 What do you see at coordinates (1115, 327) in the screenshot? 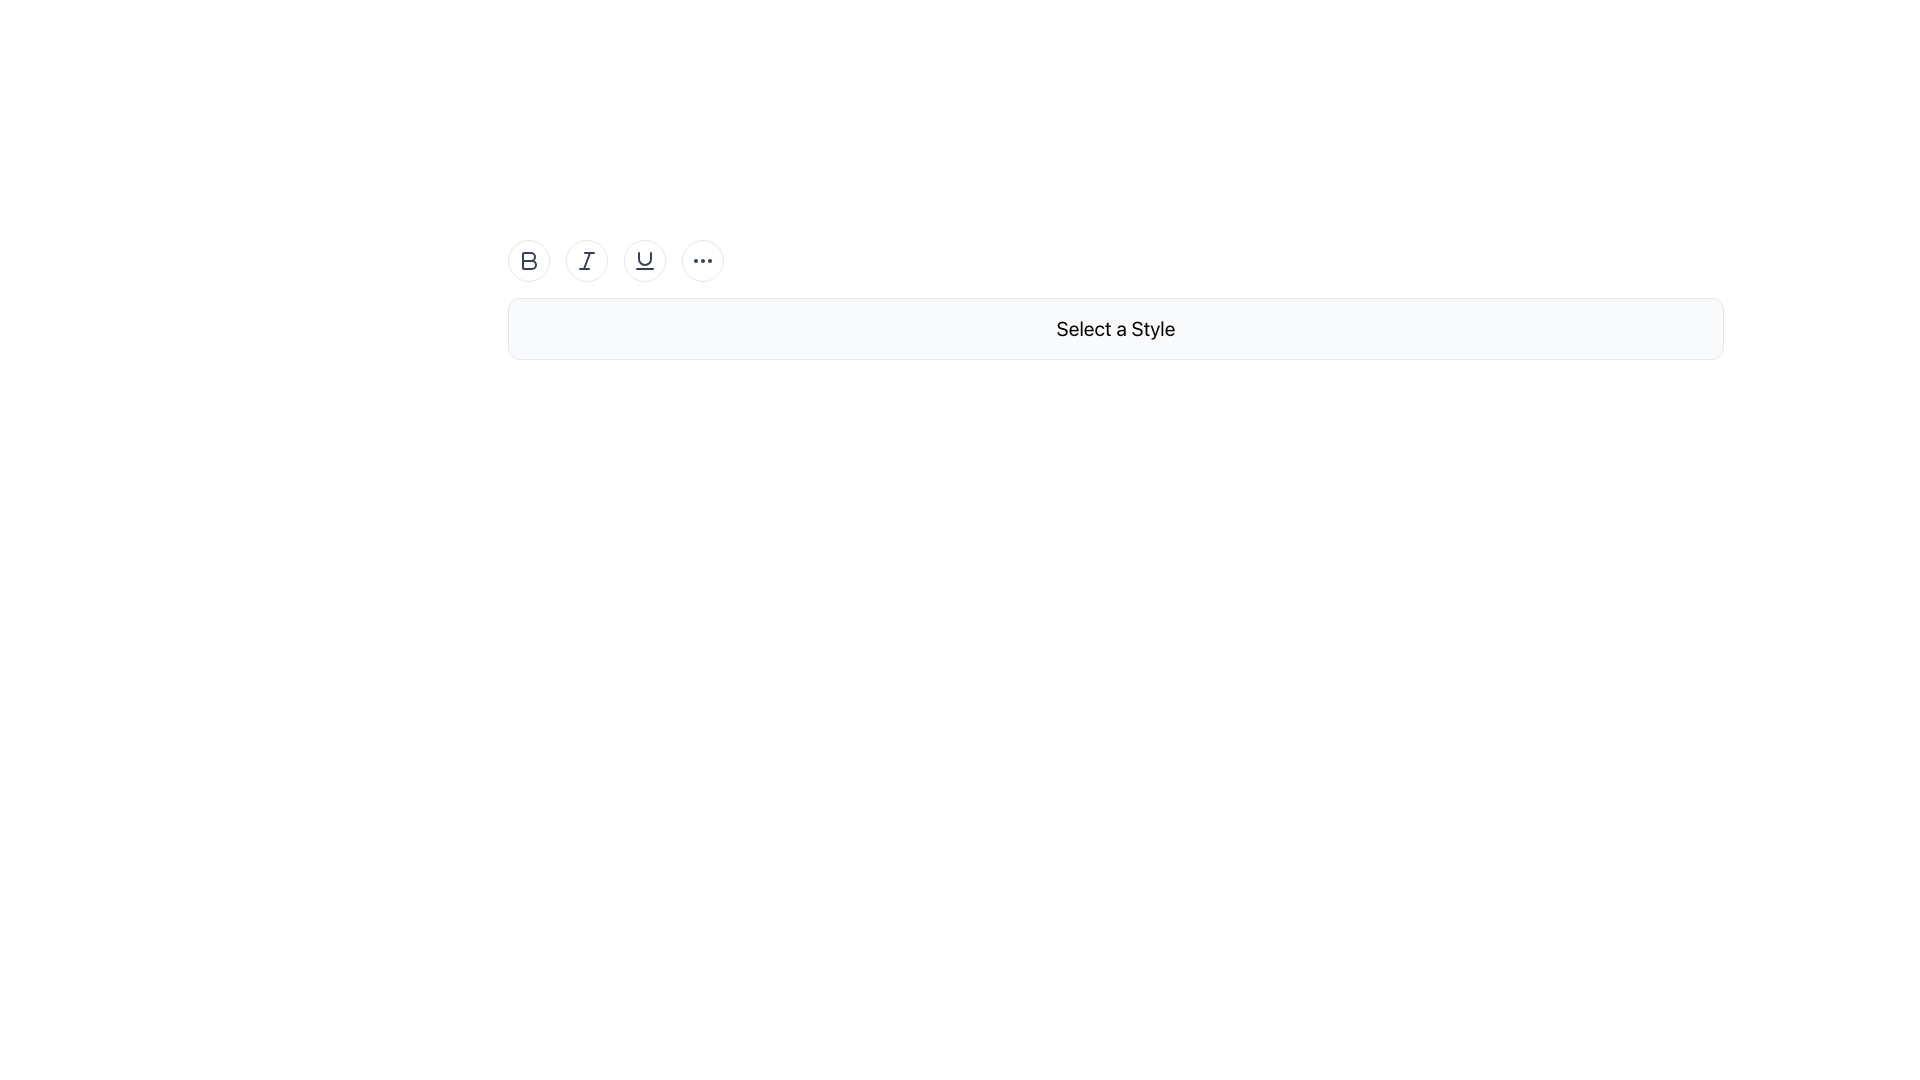
I see `the prominently displayed text label stating 'Select a Style' which is centrally positioned in a light background box with rounded corners` at bounding box center [1115, 327].